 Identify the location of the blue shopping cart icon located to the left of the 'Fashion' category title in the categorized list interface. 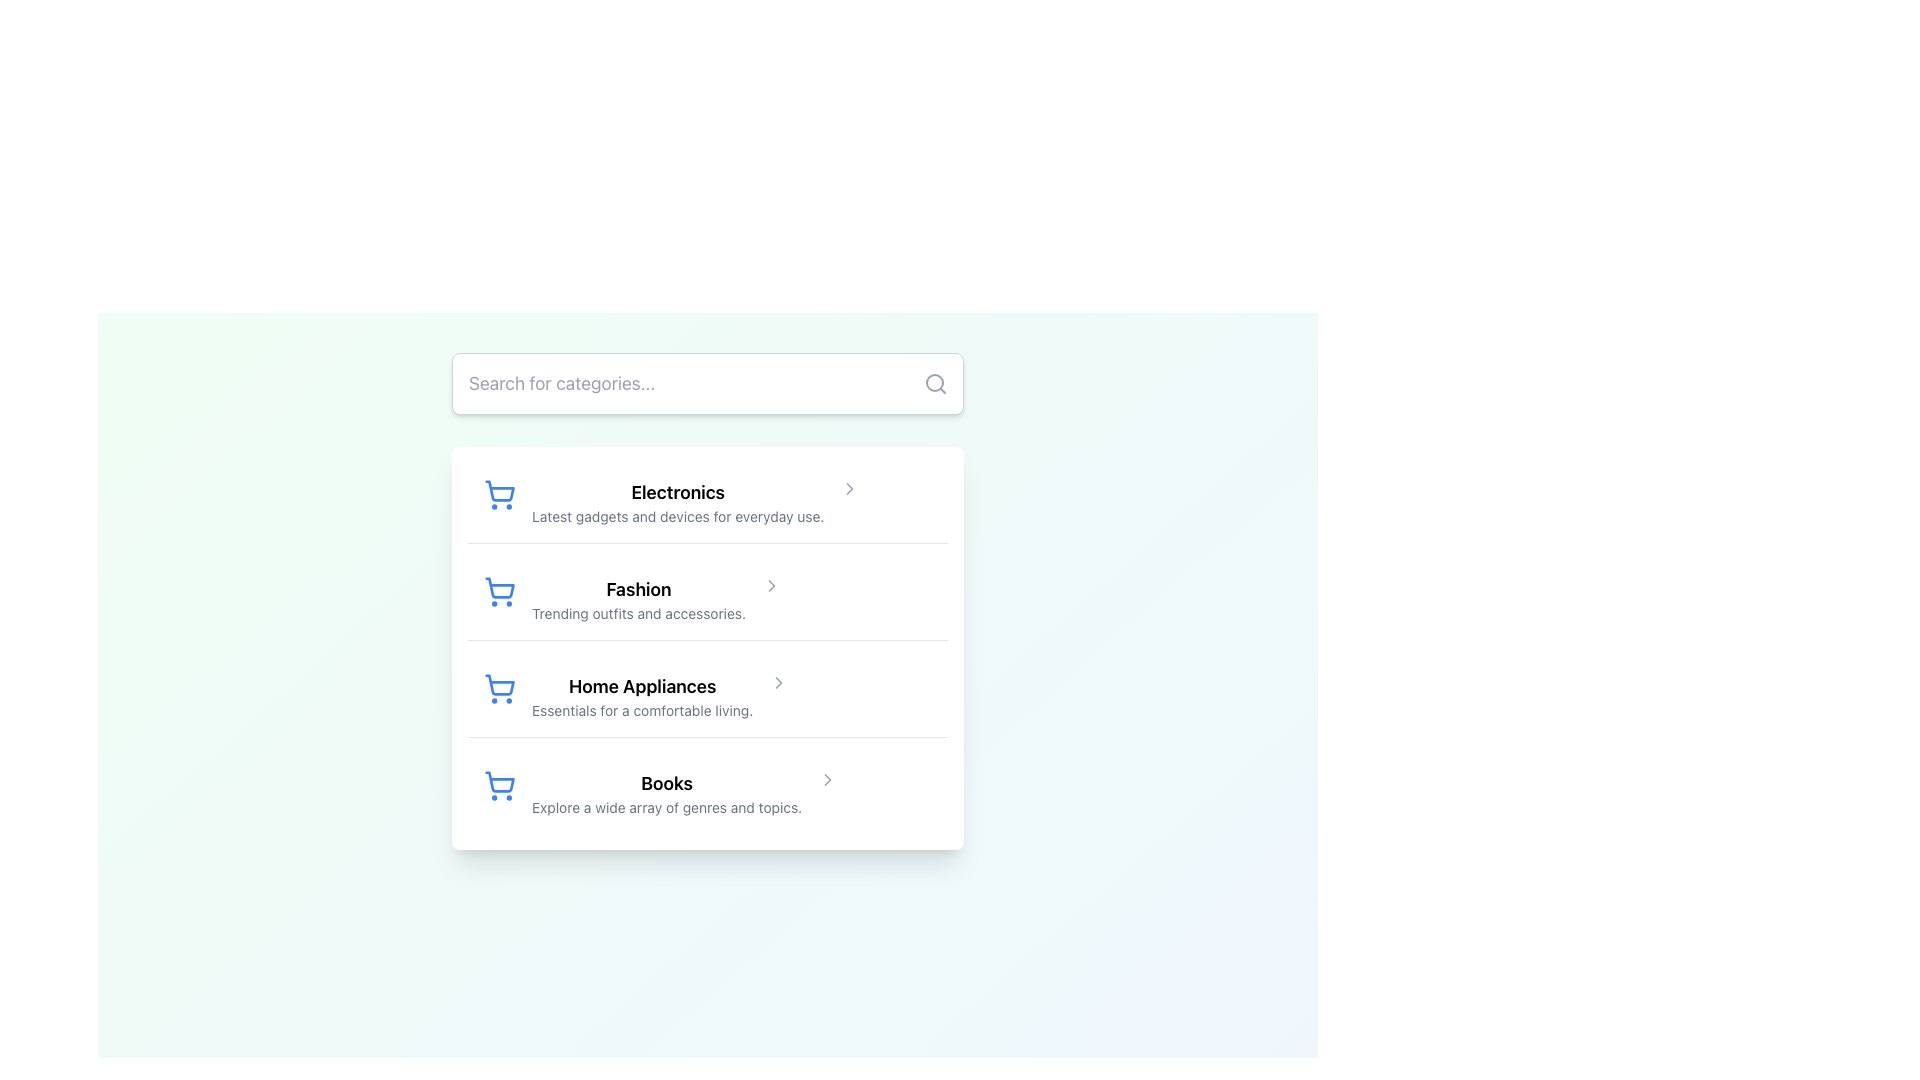
(499, 590).